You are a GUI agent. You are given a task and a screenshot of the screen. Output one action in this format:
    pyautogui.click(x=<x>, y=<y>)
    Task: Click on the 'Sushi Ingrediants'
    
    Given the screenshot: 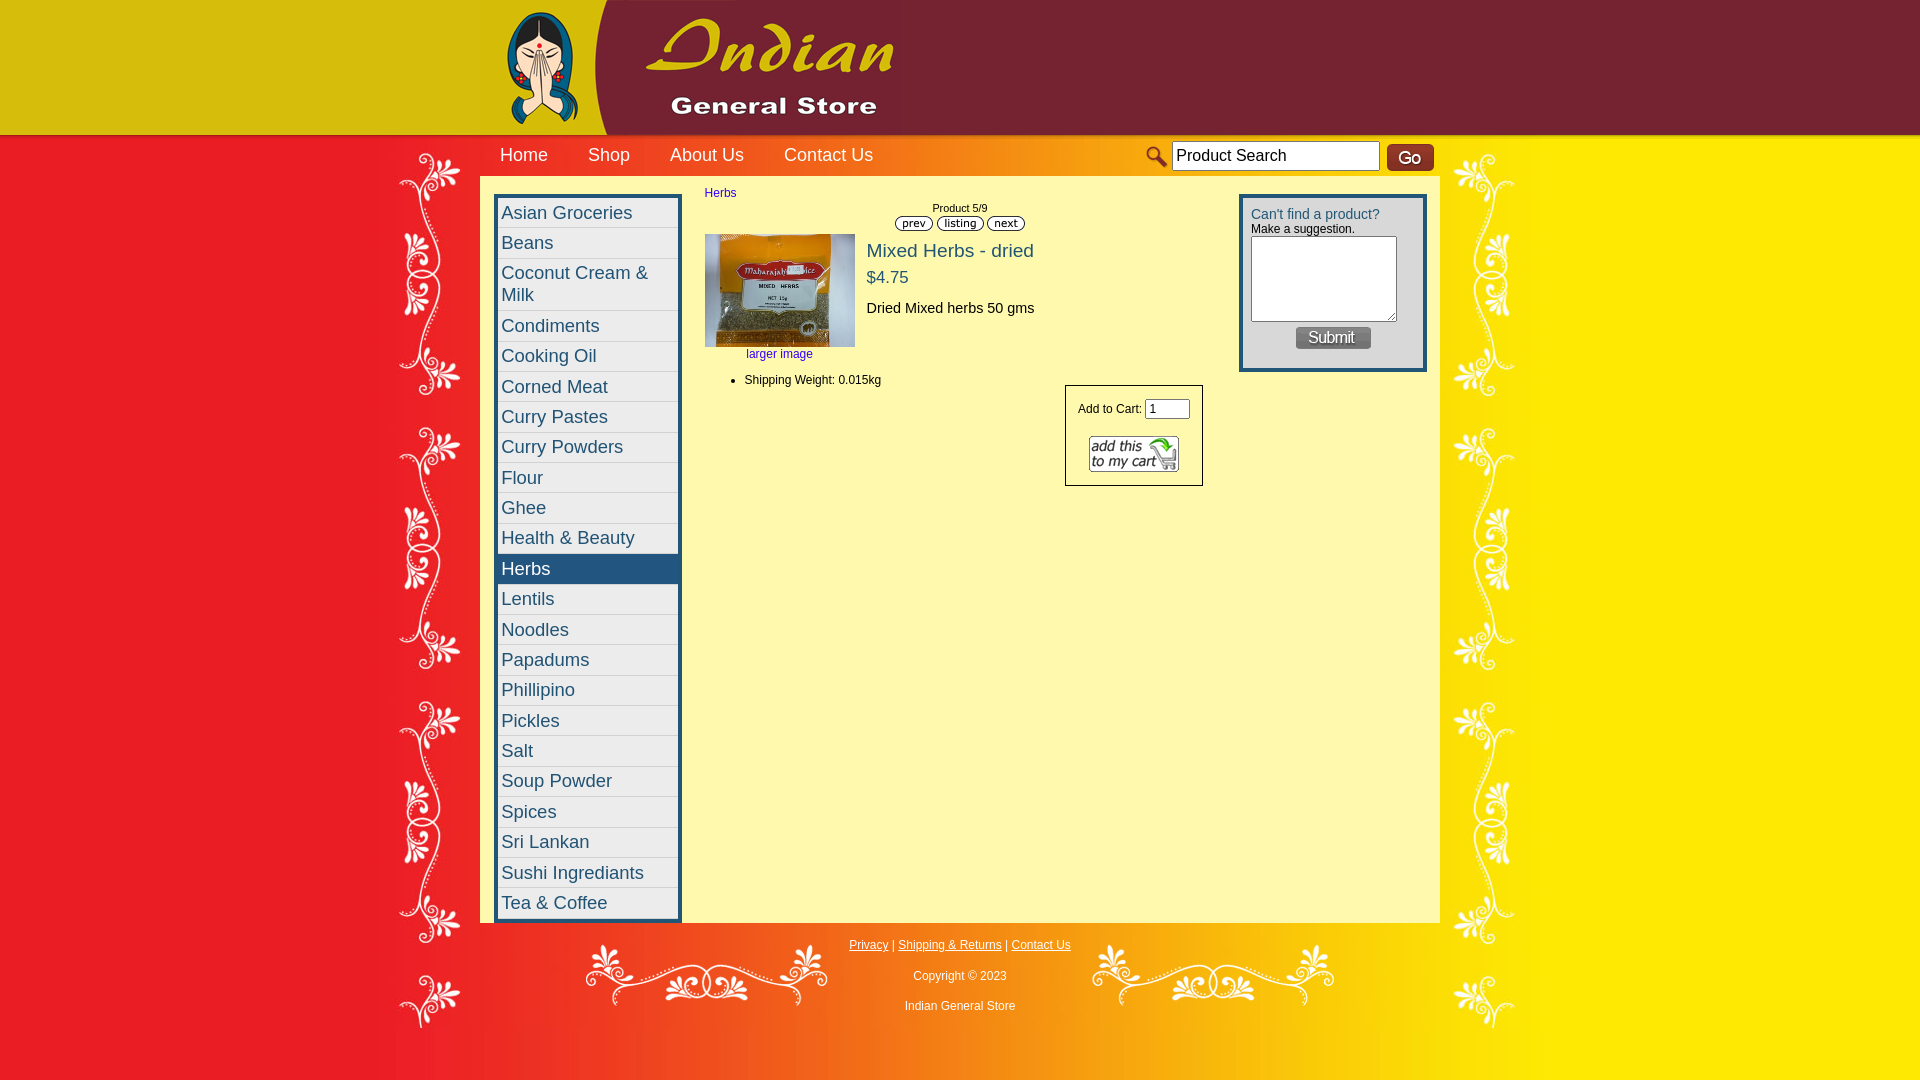 What is the action you would take?
    pyautogui.click(x=498, y=871)
    